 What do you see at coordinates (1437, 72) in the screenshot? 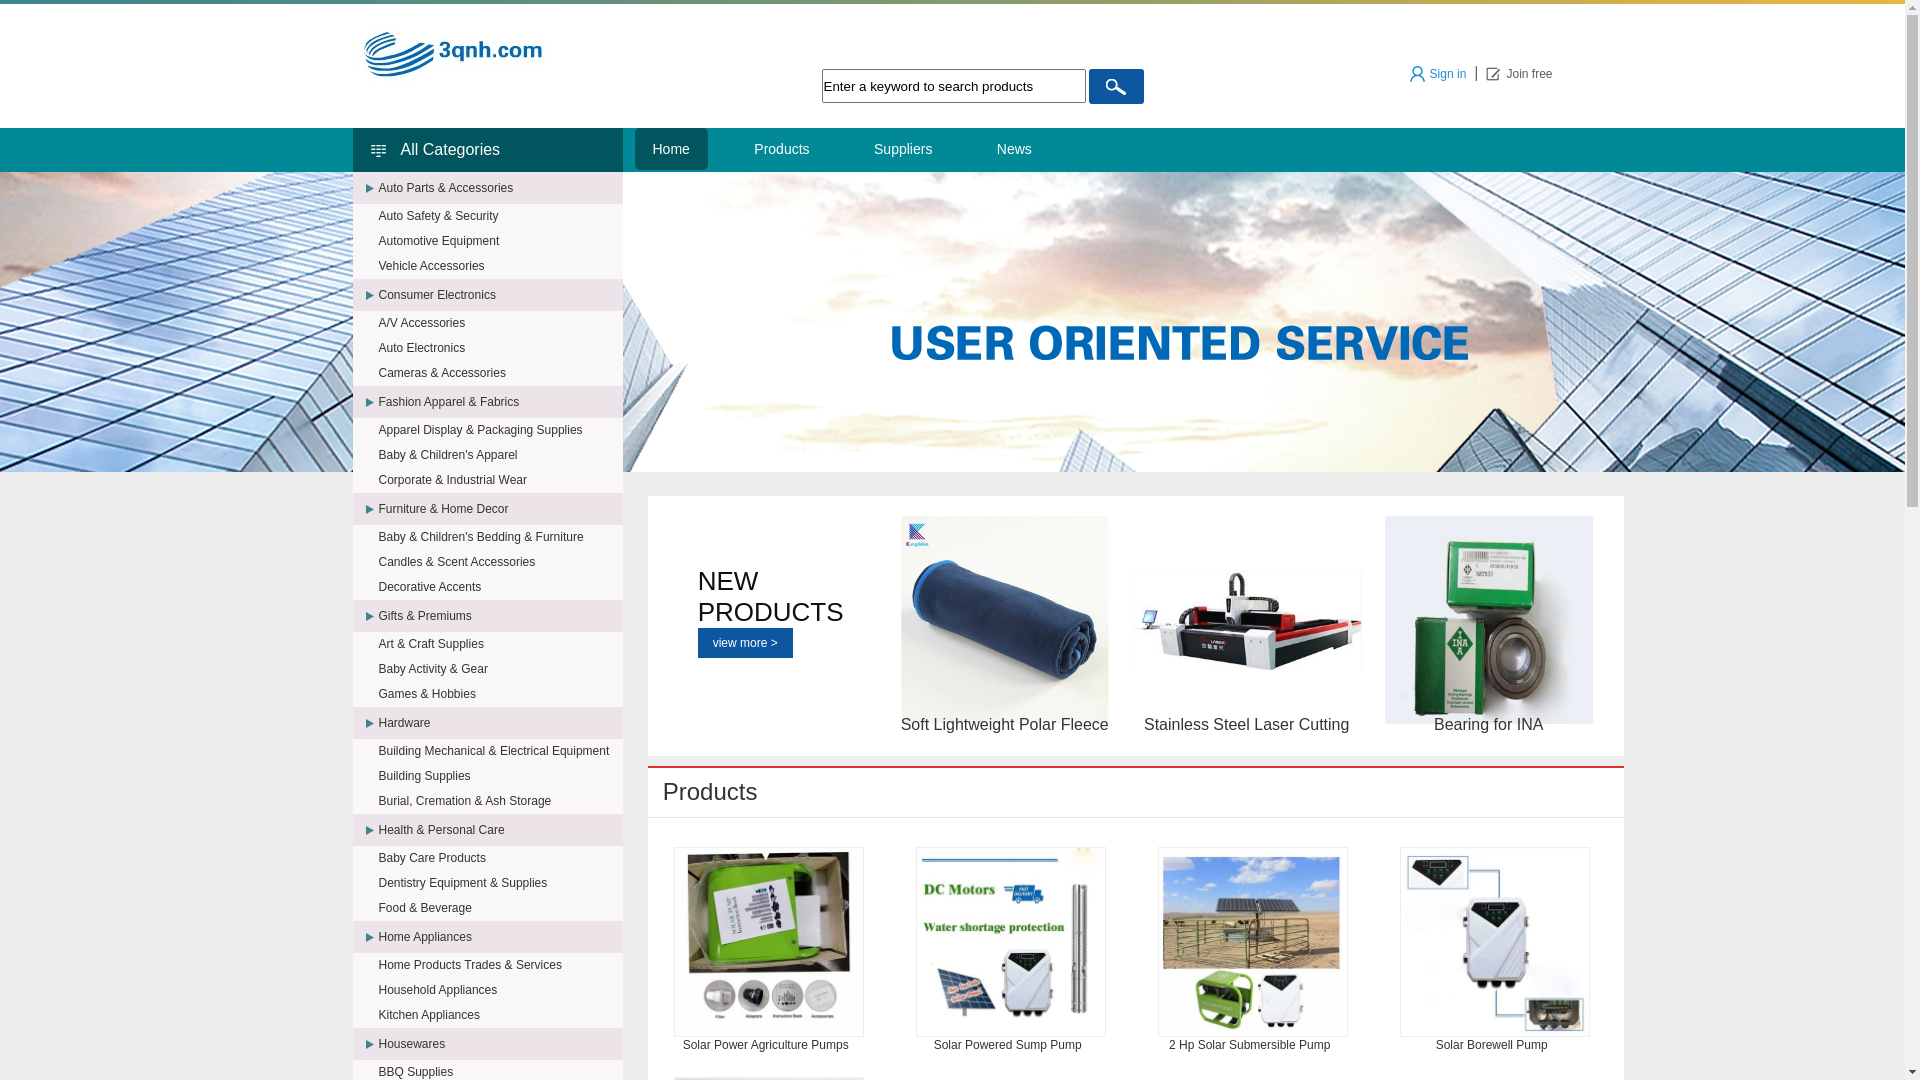
I see `'Sign in'` at bounding box center [1437, 72].